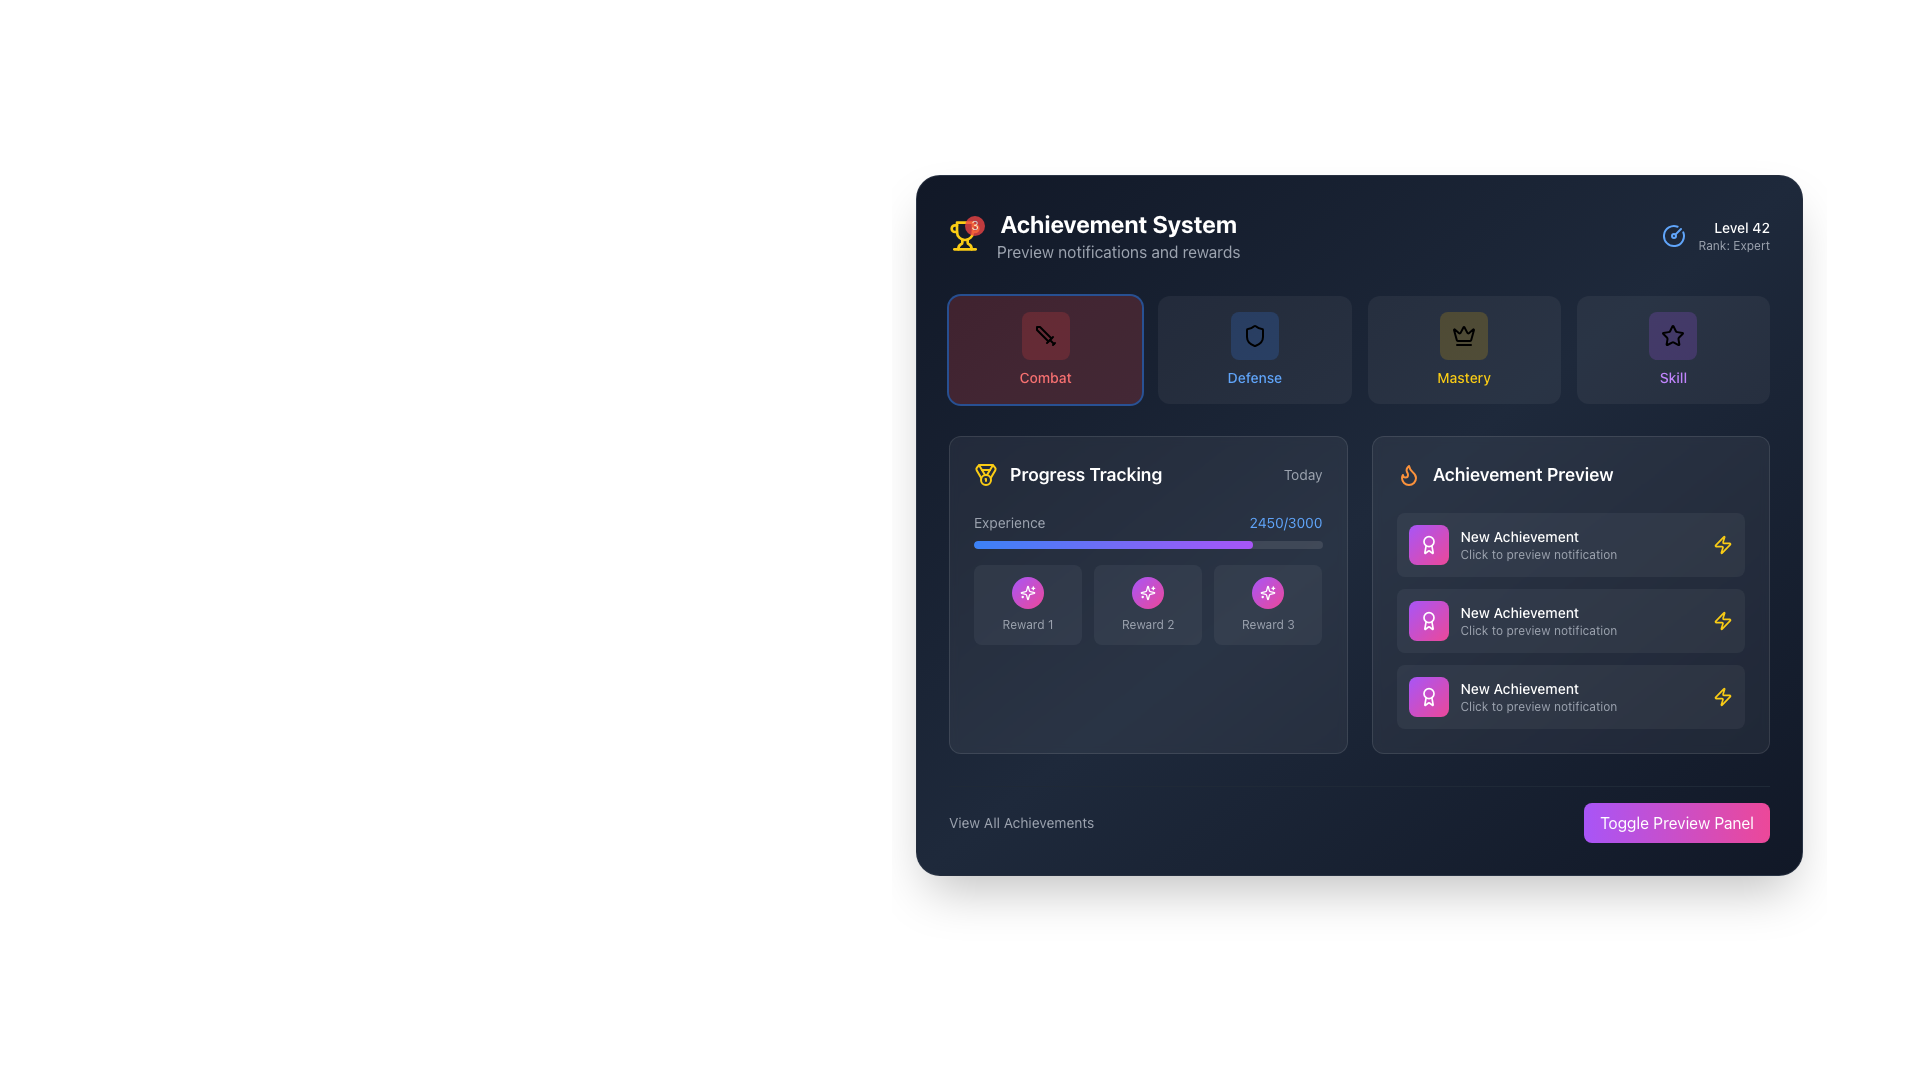  Describe the element at coordinates (1569, 620) in the screenshot. I see `the second interactive card in the 'Achievement Preview' section to preview the related notification` at that location.